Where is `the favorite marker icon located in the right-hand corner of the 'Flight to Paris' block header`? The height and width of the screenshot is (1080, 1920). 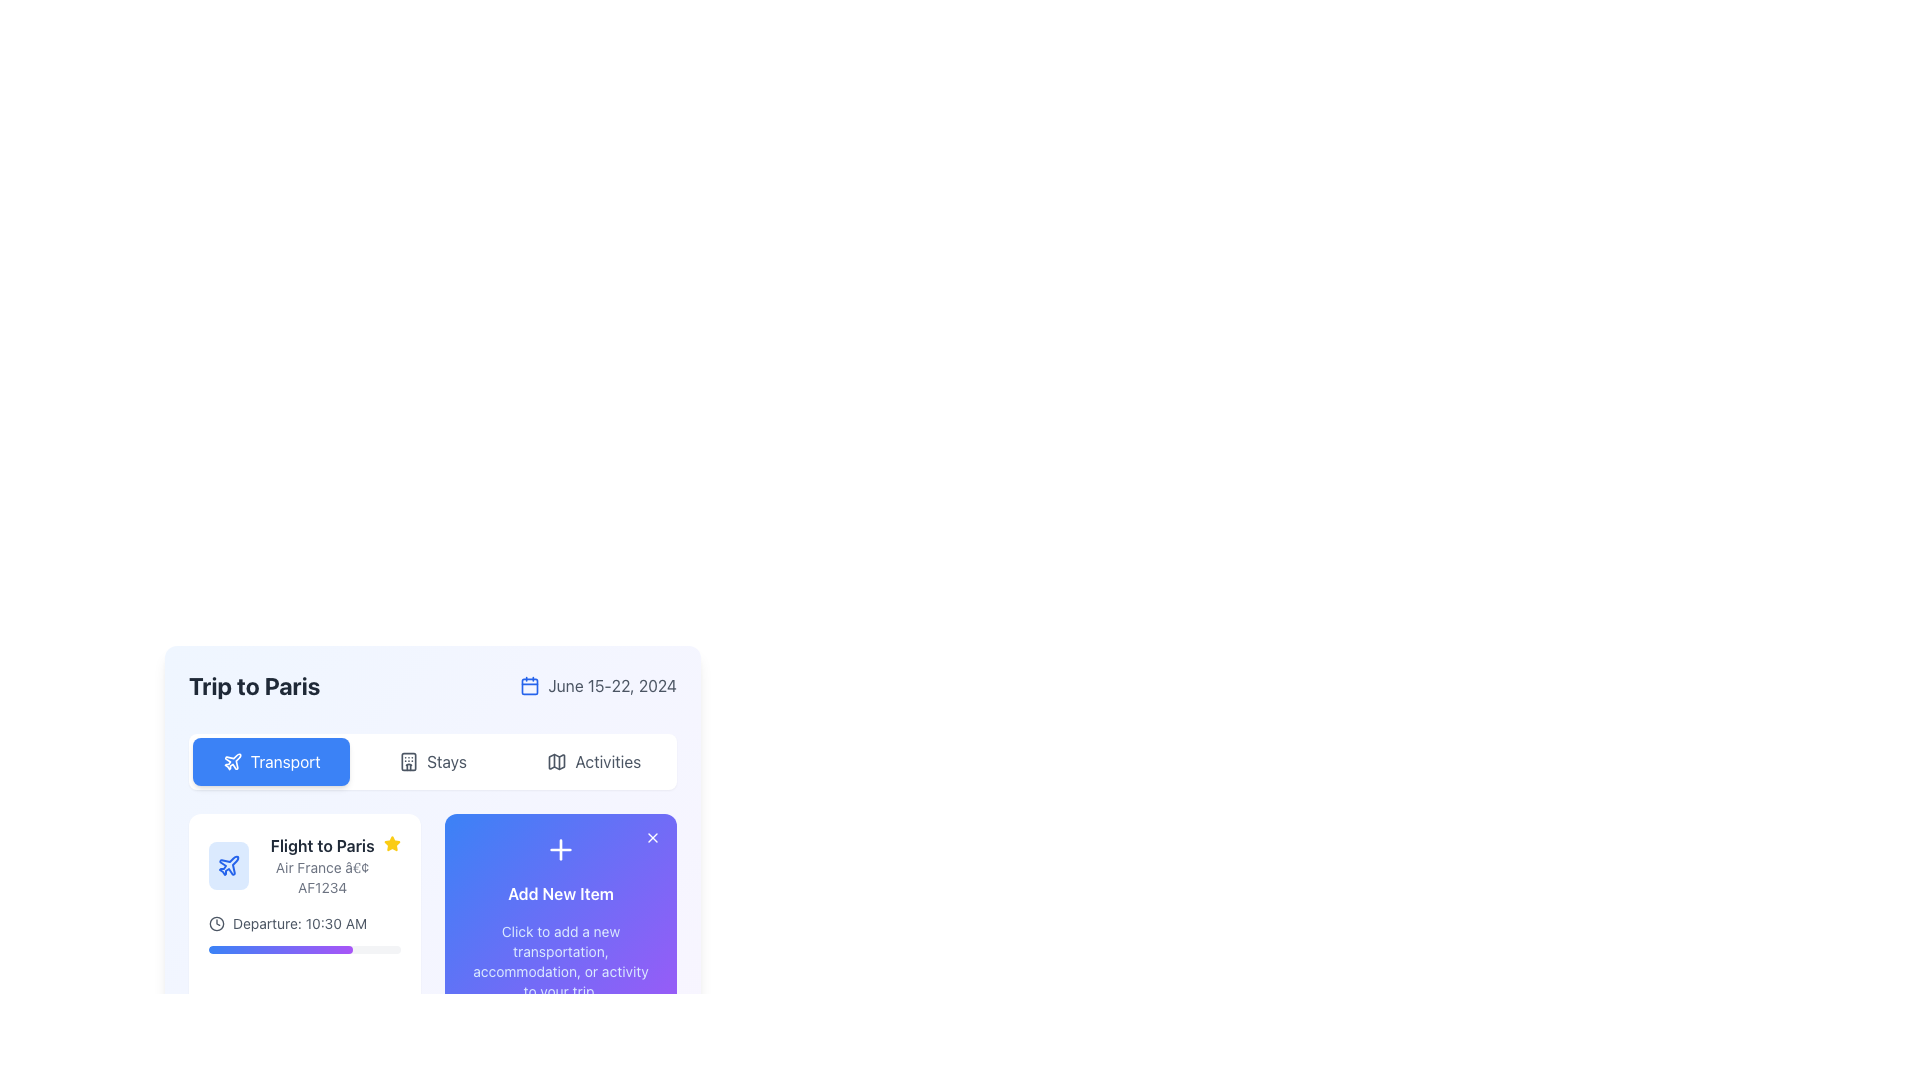
the favorite marker icon located in the right-hand corner of the 'Flight to Paris' block header is located at coordinates (392, 844).